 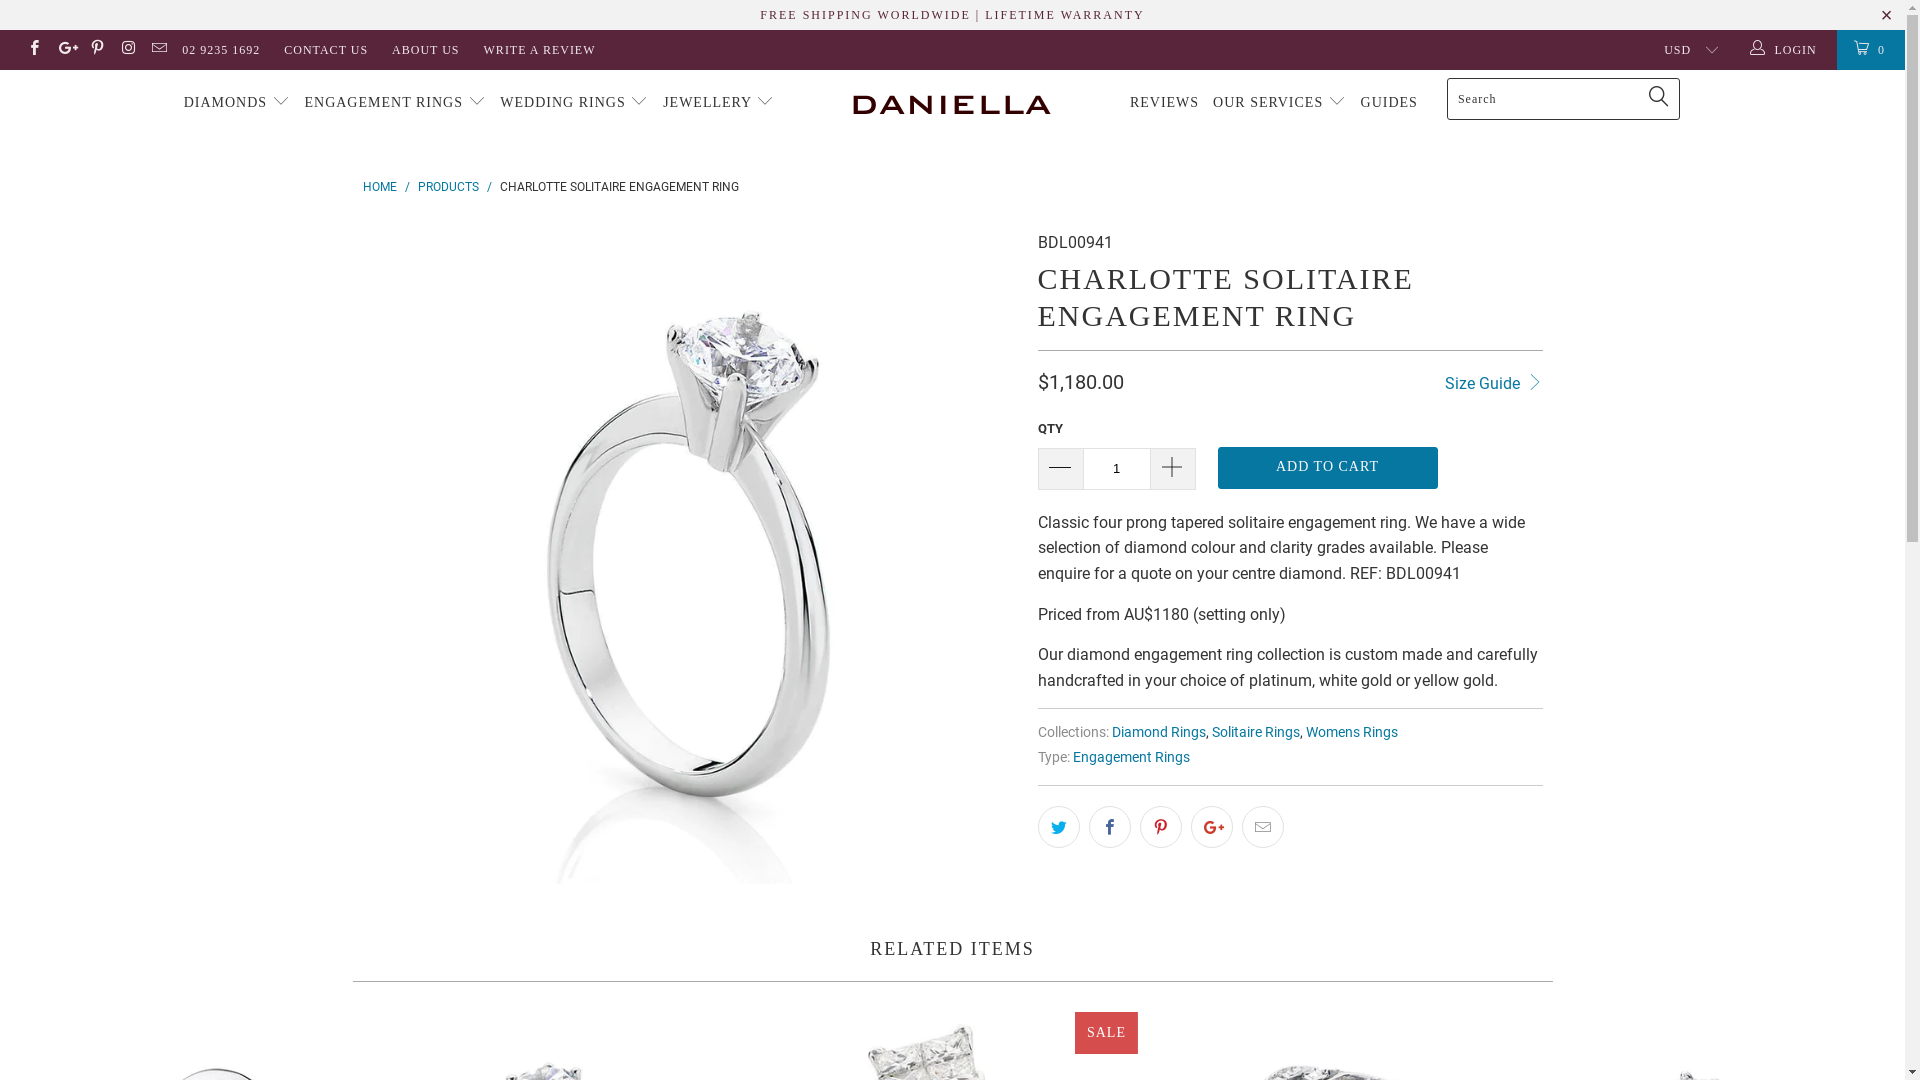 I want to click on 'ADD TO CART', so click(x=1328, y=467).